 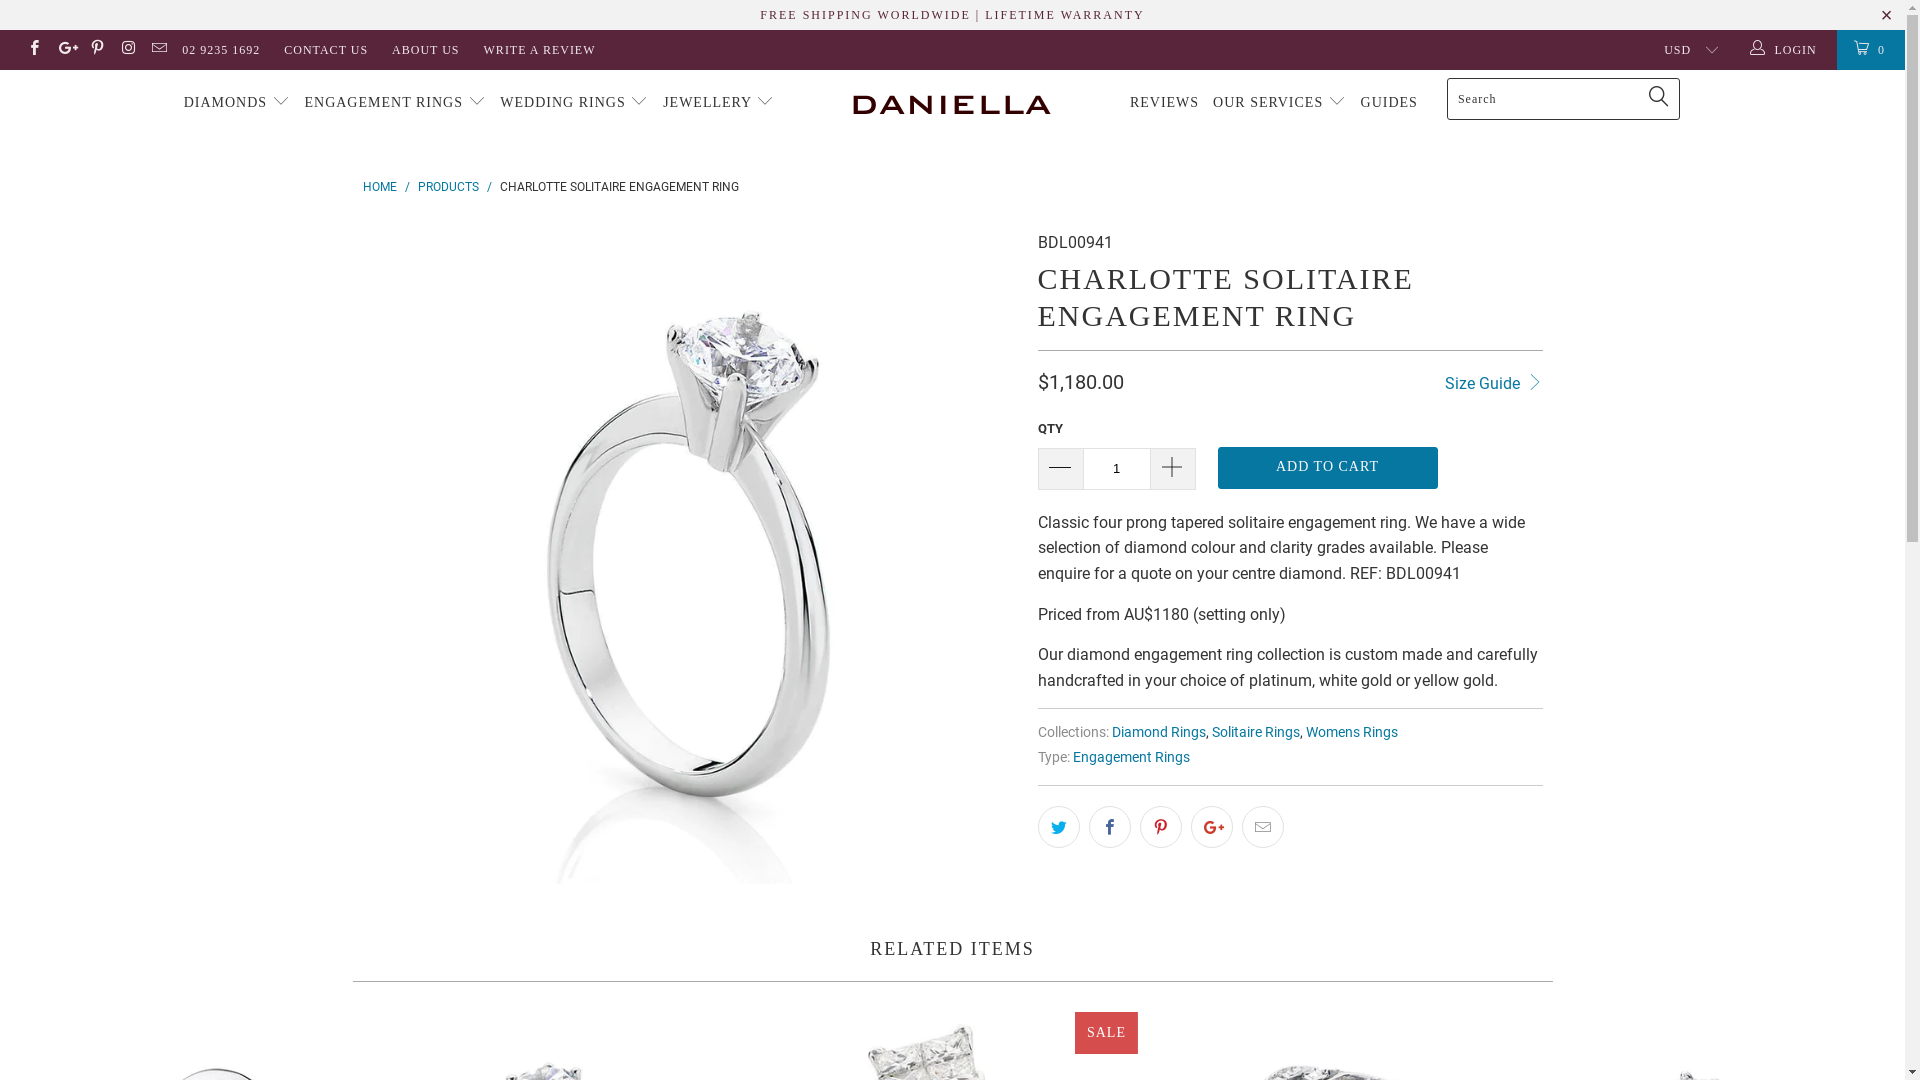 I want to click on 'ADD TO CART', so click(x=1328, y=467).